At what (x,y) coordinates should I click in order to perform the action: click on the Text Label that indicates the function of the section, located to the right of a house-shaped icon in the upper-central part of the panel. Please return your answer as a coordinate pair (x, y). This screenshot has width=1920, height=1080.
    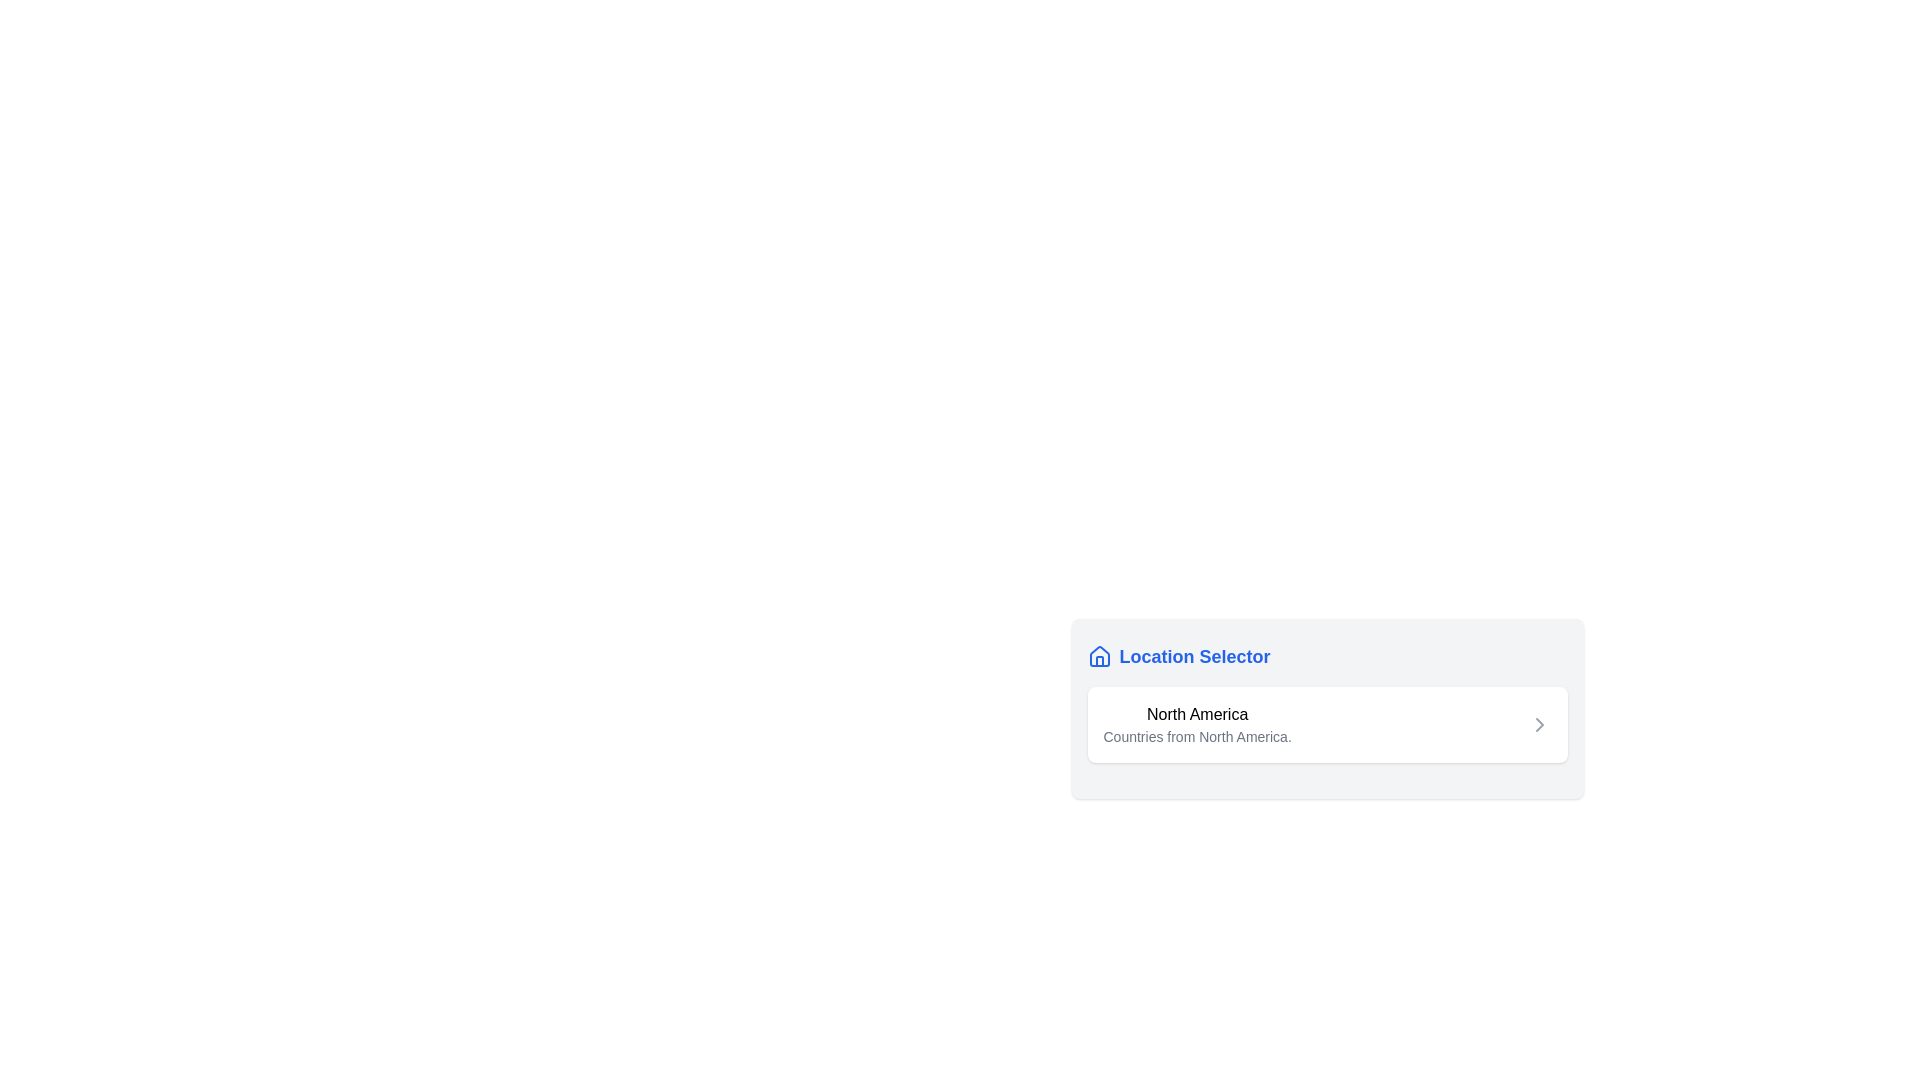
    Looking at the image, I should click on (1195, 656).